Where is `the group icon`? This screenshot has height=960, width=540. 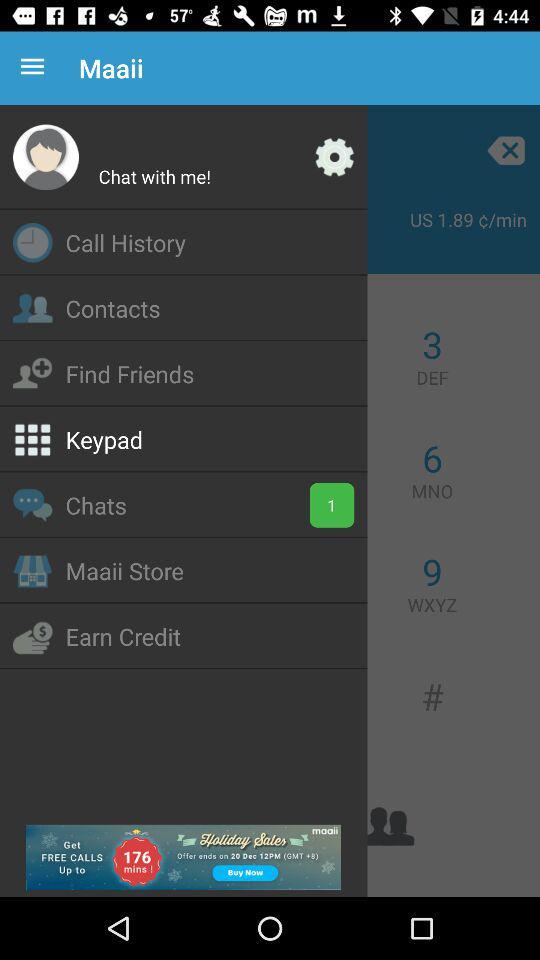 the group icon is located at coordinates (388, 826).